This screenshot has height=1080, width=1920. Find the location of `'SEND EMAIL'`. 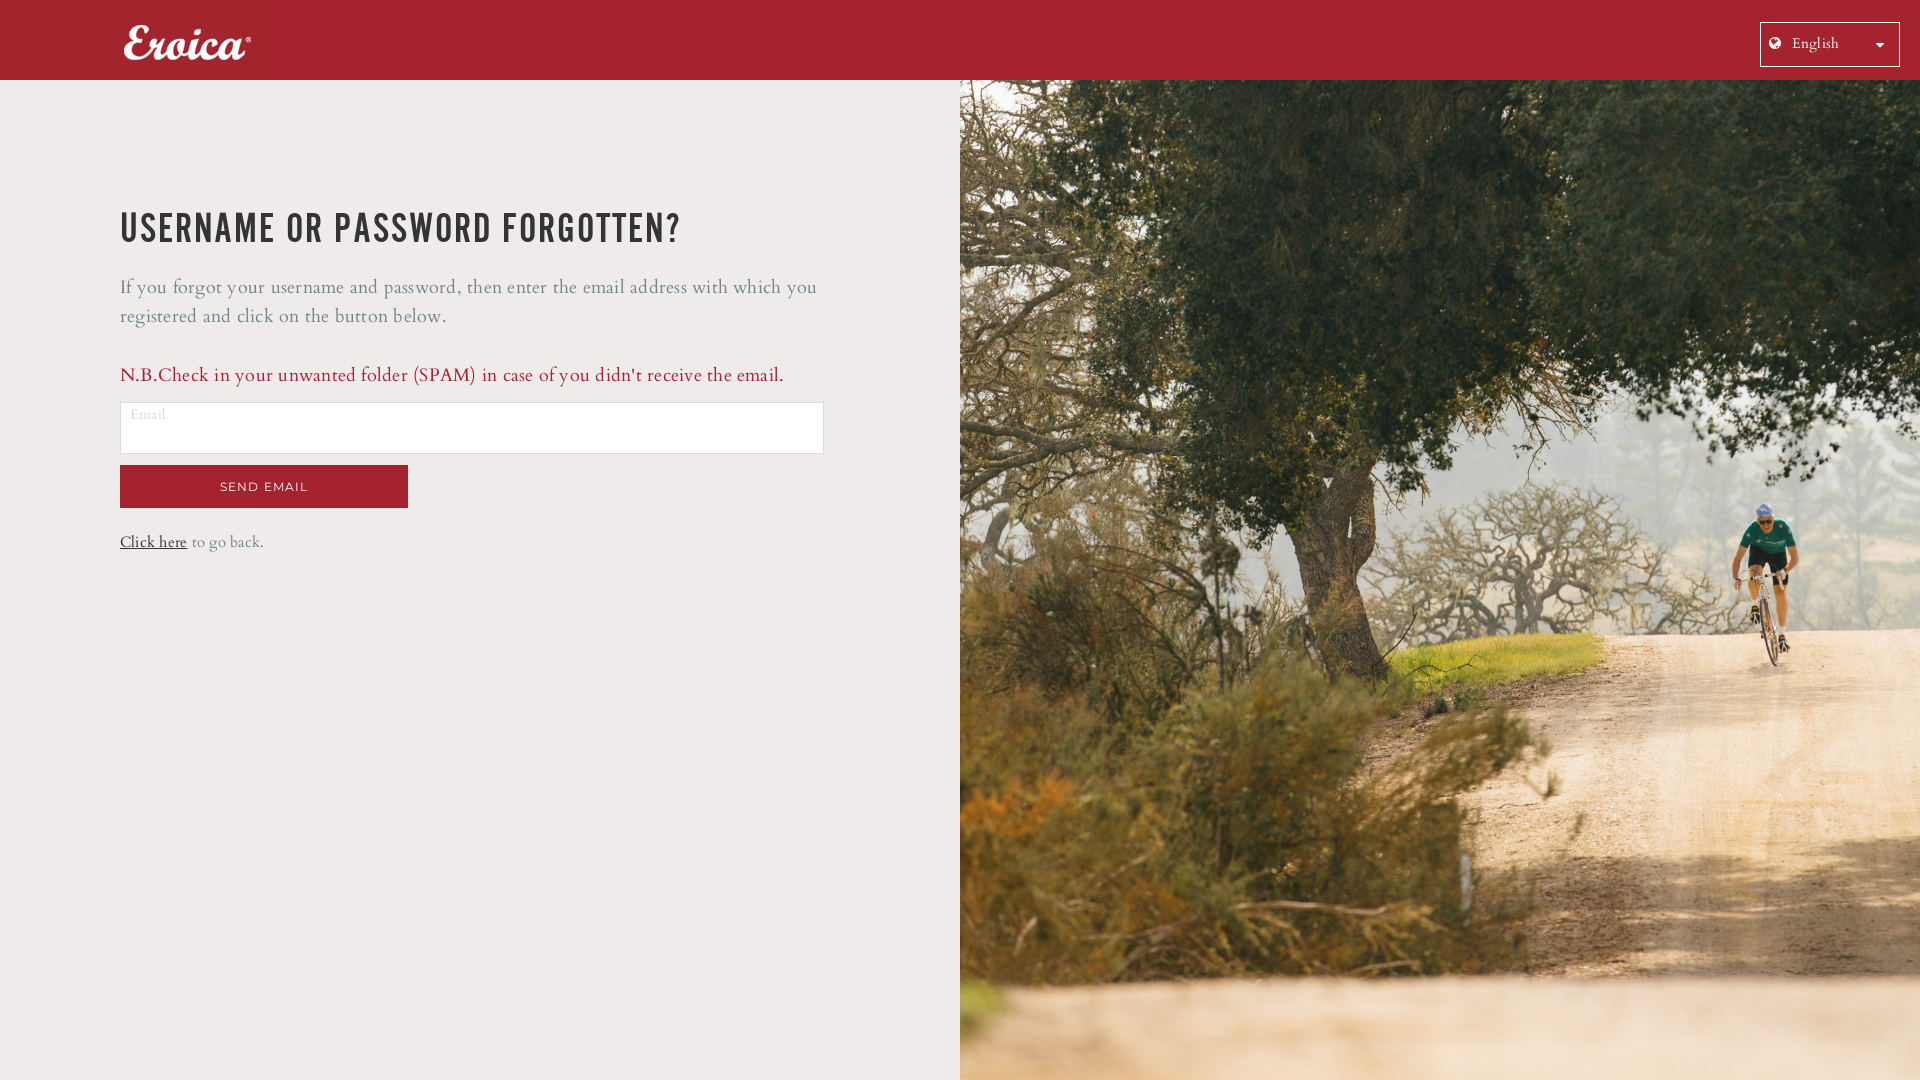

'SEND EMAIL' is located at coordinates (263, 486).